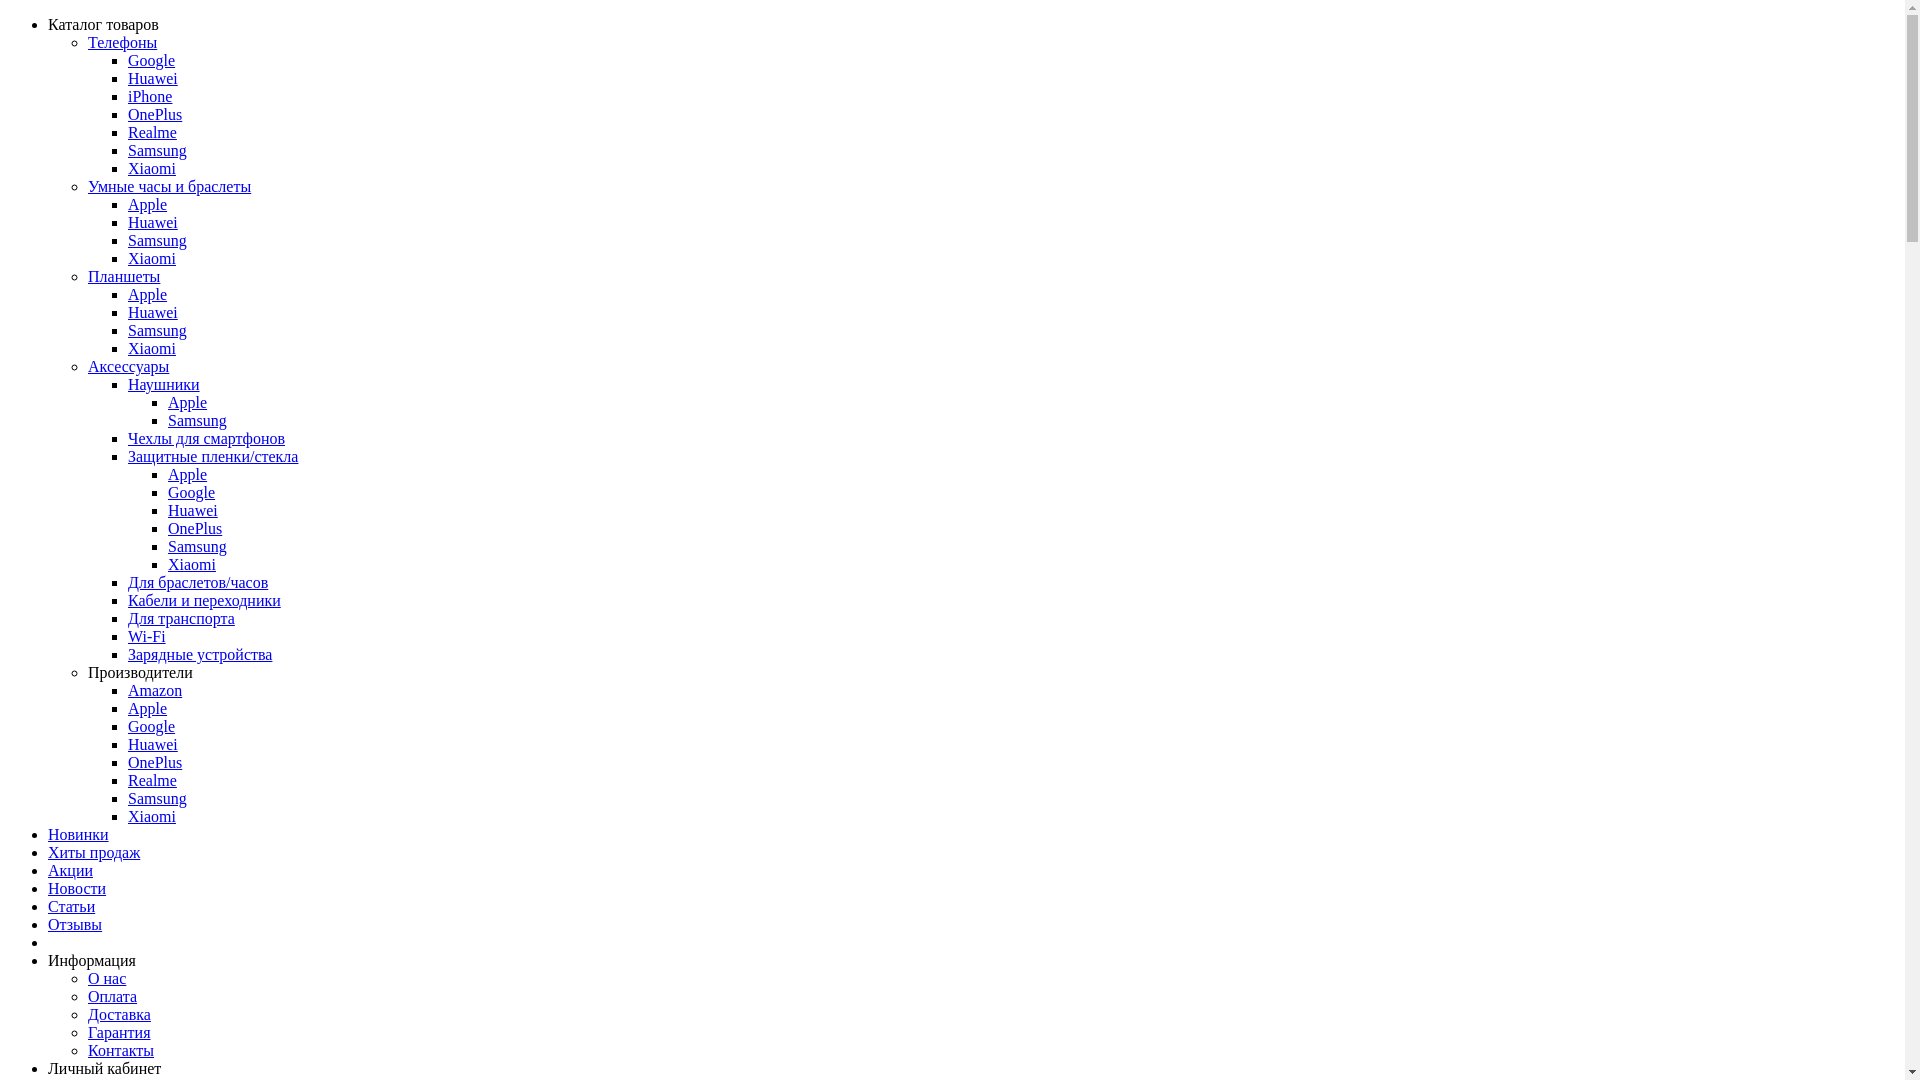  What do you see at coordinates (153, 689) in the screenshot?
I see `'Amazon'` at bounding box center [153, 689].